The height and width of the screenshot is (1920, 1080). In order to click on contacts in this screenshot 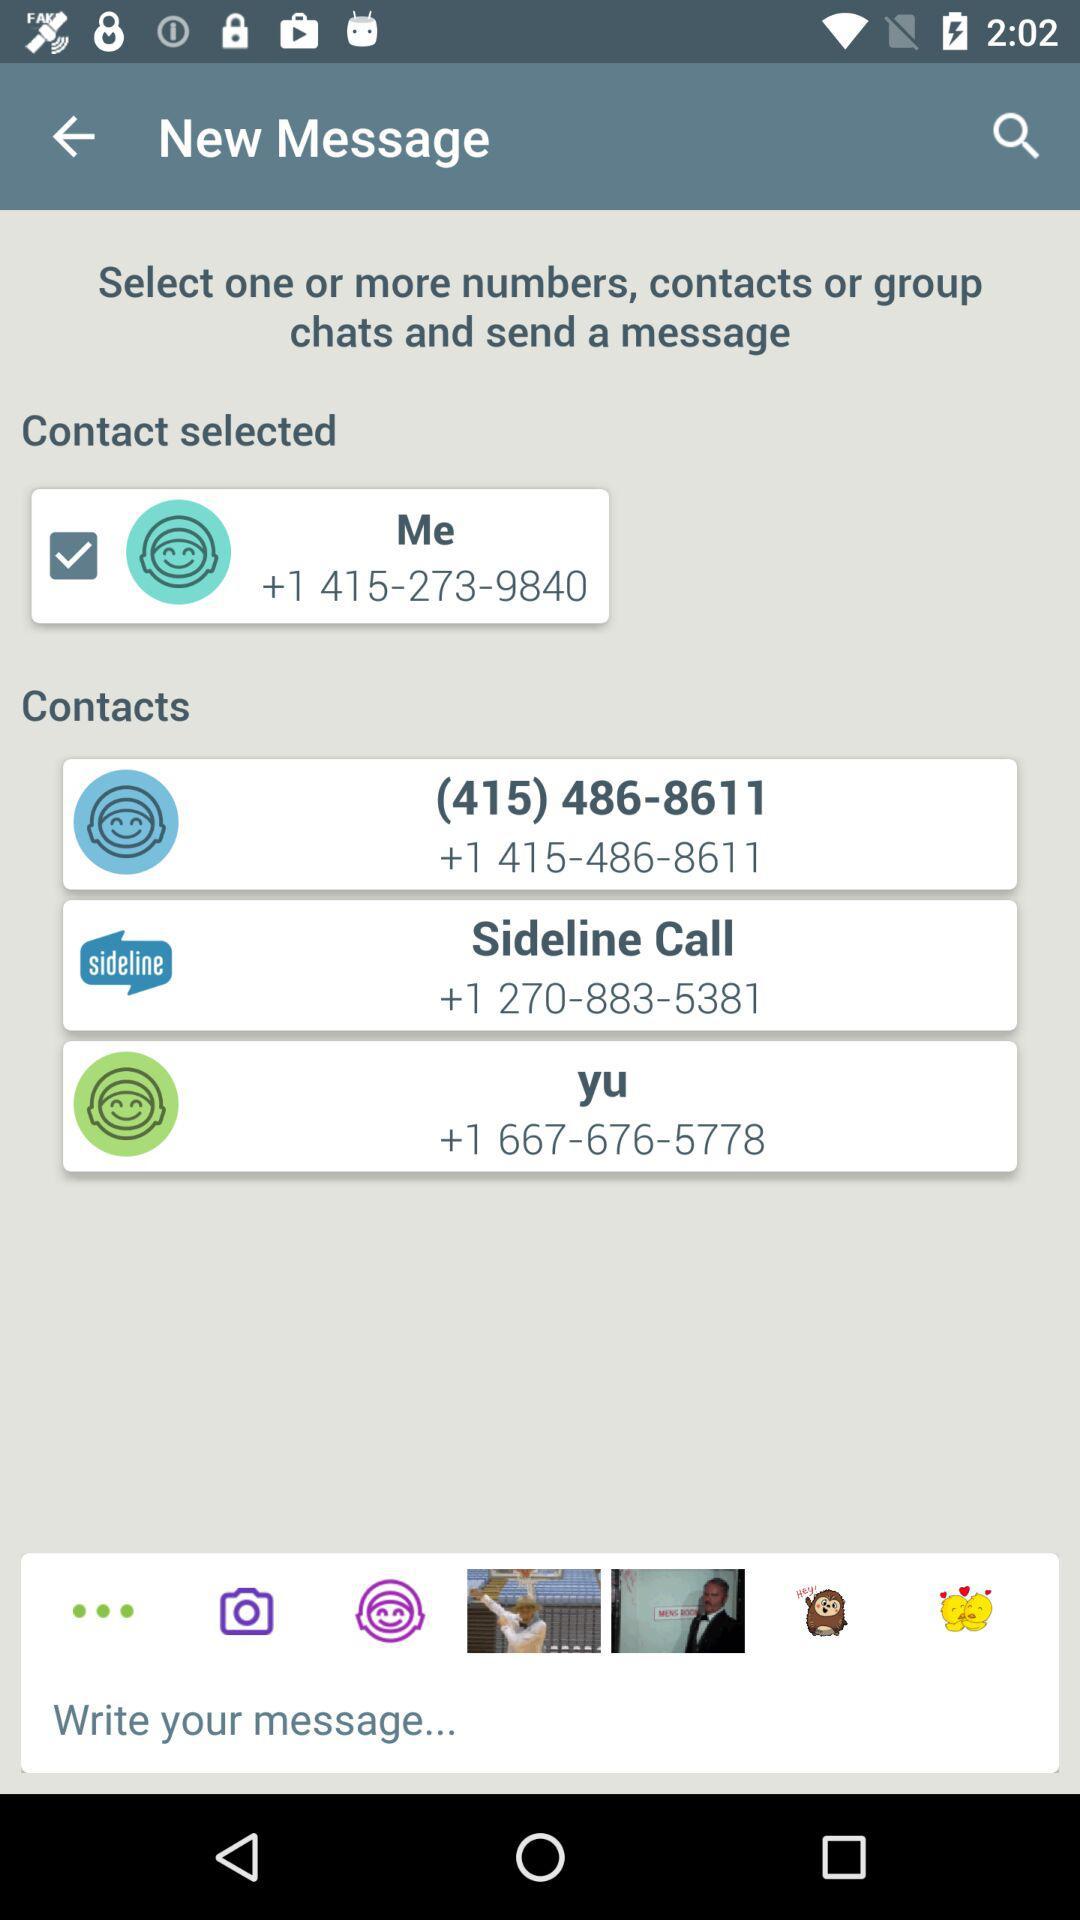, I will do `click(389, 1611)`.